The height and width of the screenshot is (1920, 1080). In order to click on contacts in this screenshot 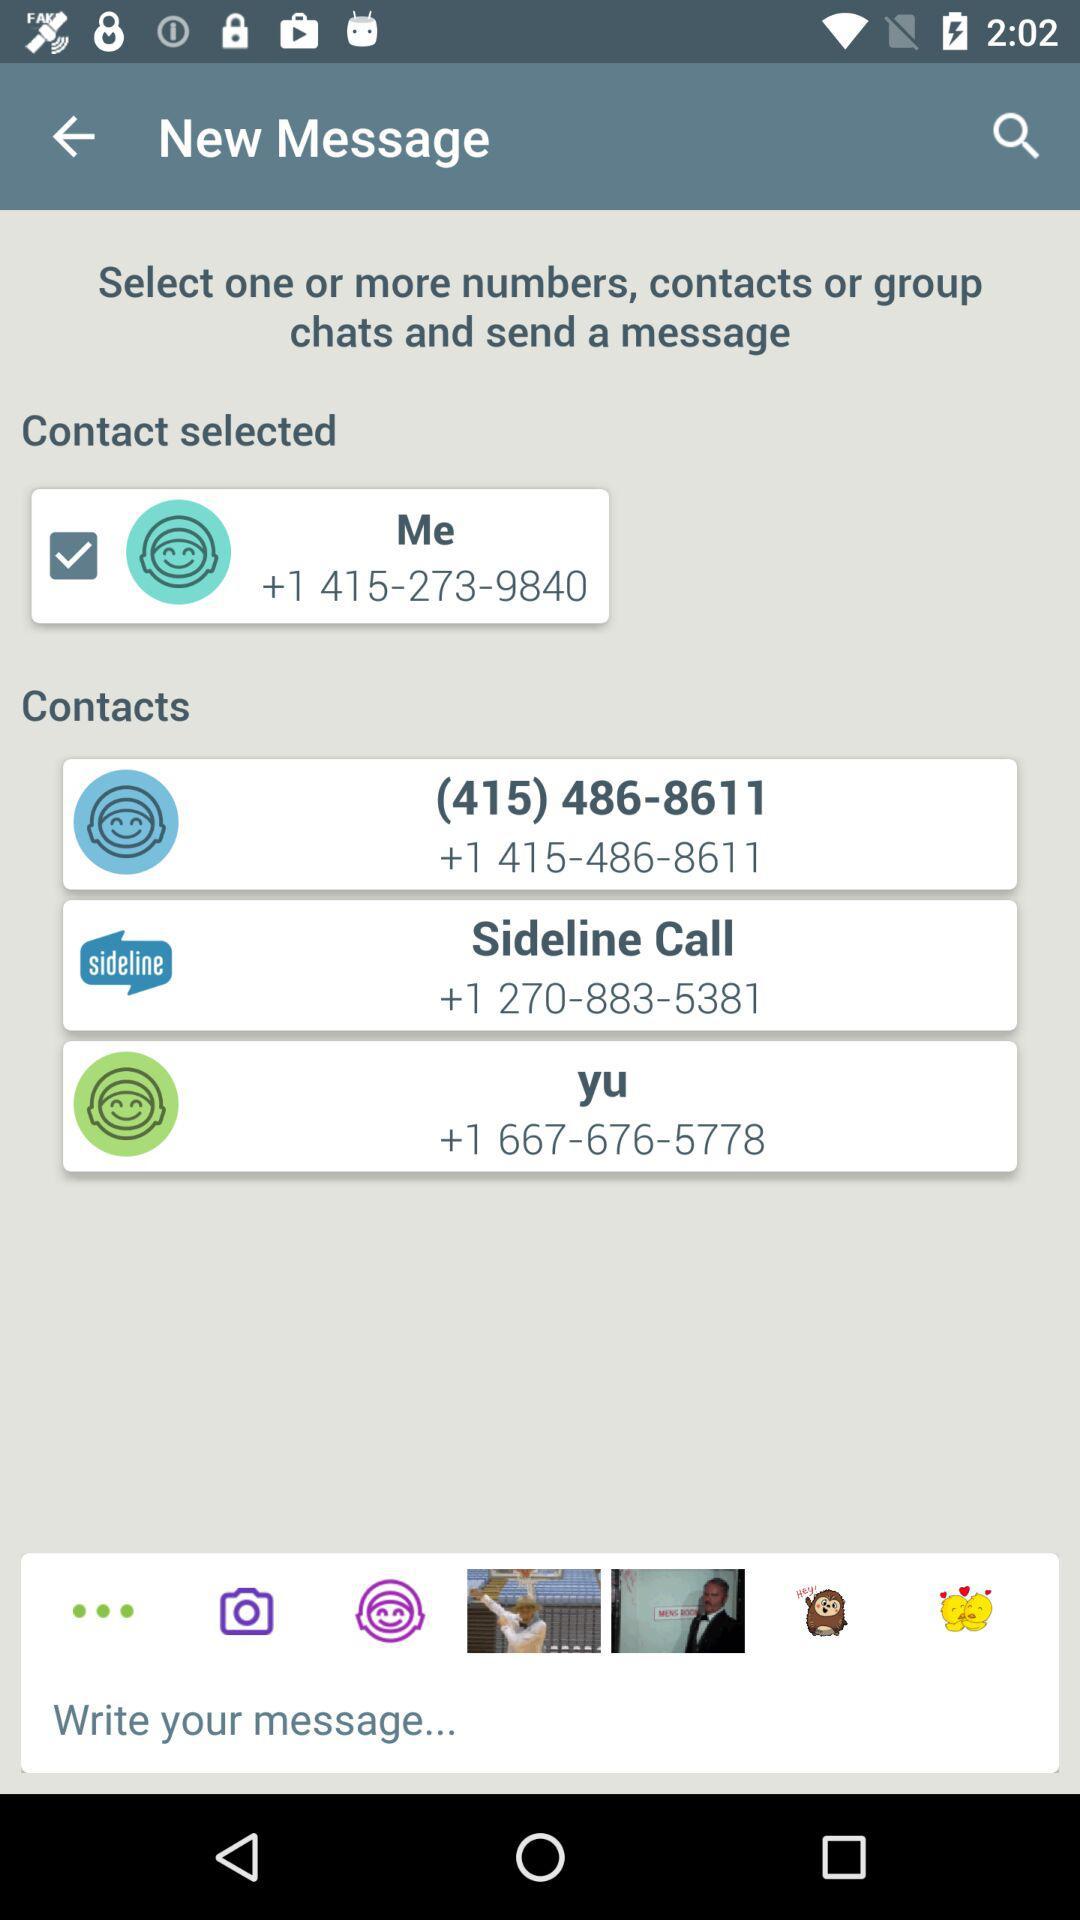, I will do `click(389, 1611)`.